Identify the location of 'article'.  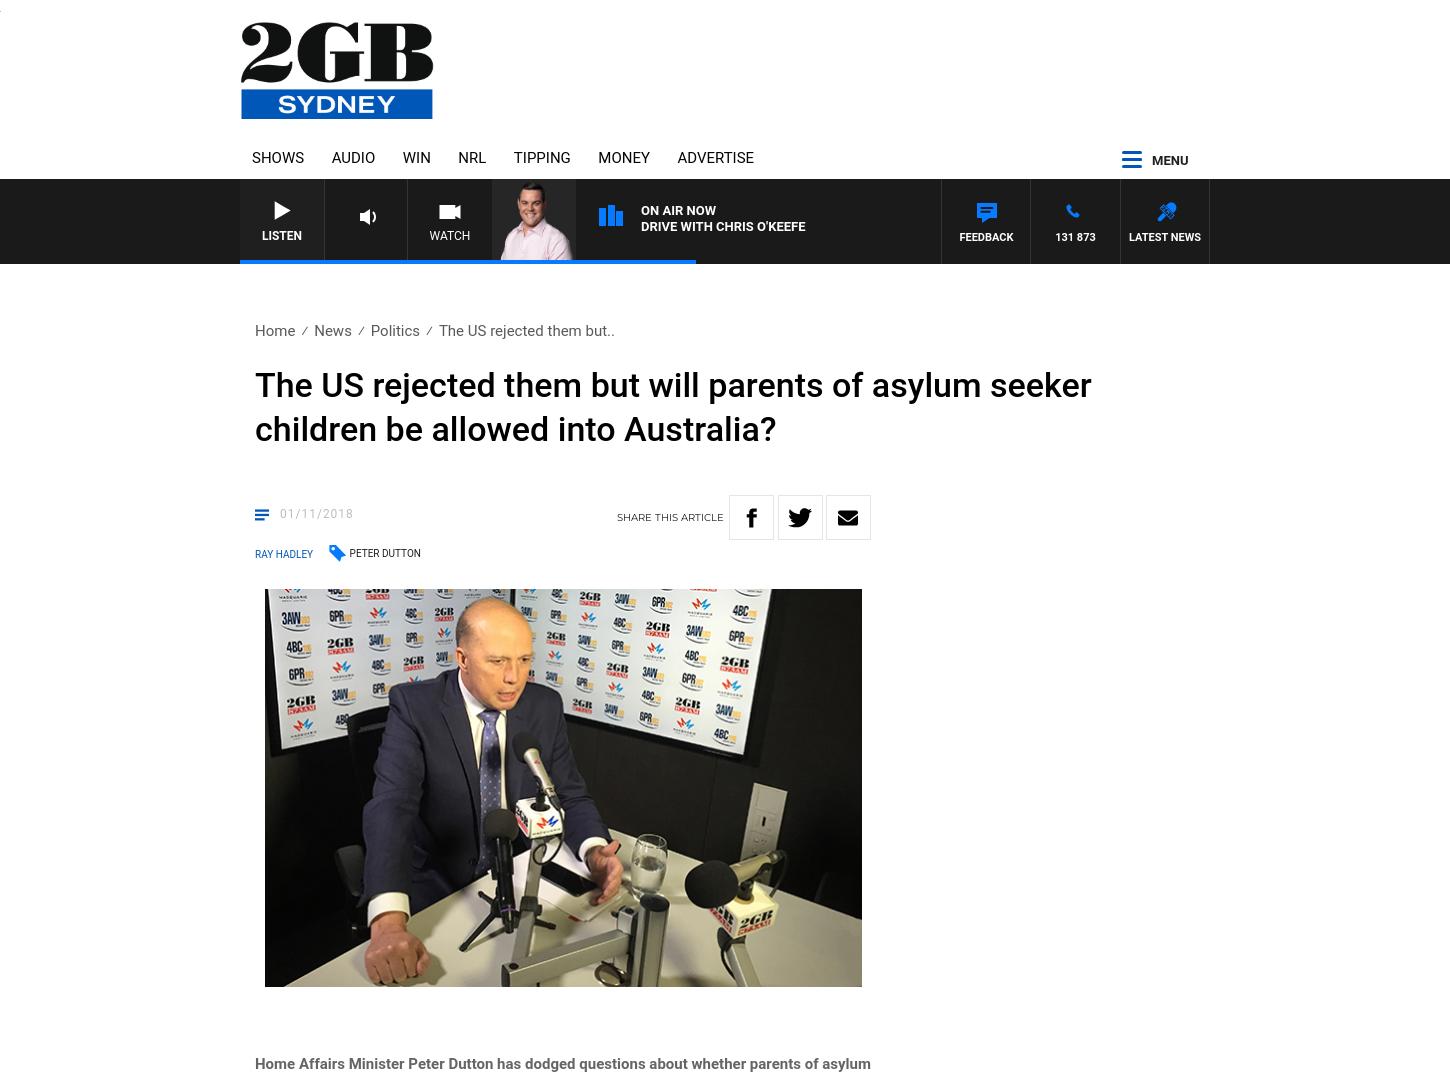
(701, 516).